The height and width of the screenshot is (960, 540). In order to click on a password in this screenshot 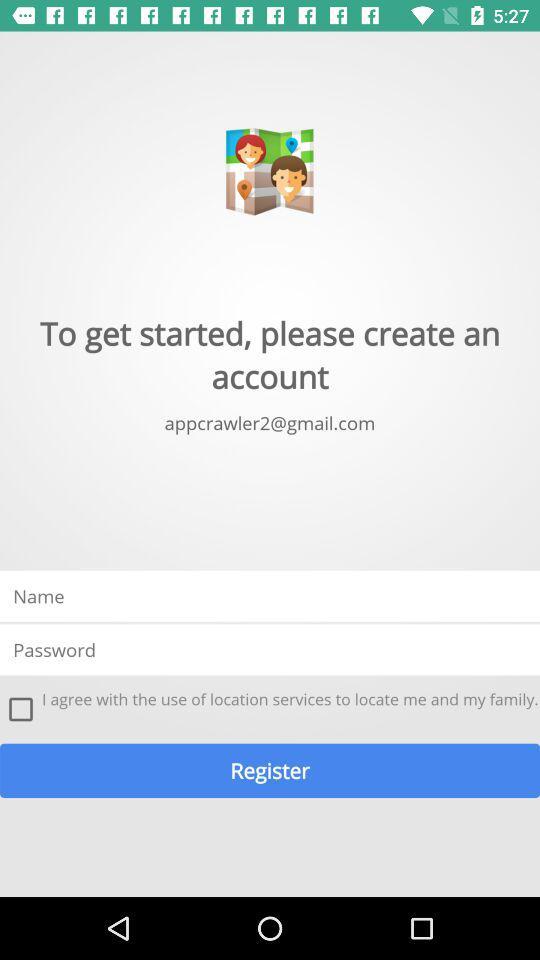, I will do `click(270, 648)`.